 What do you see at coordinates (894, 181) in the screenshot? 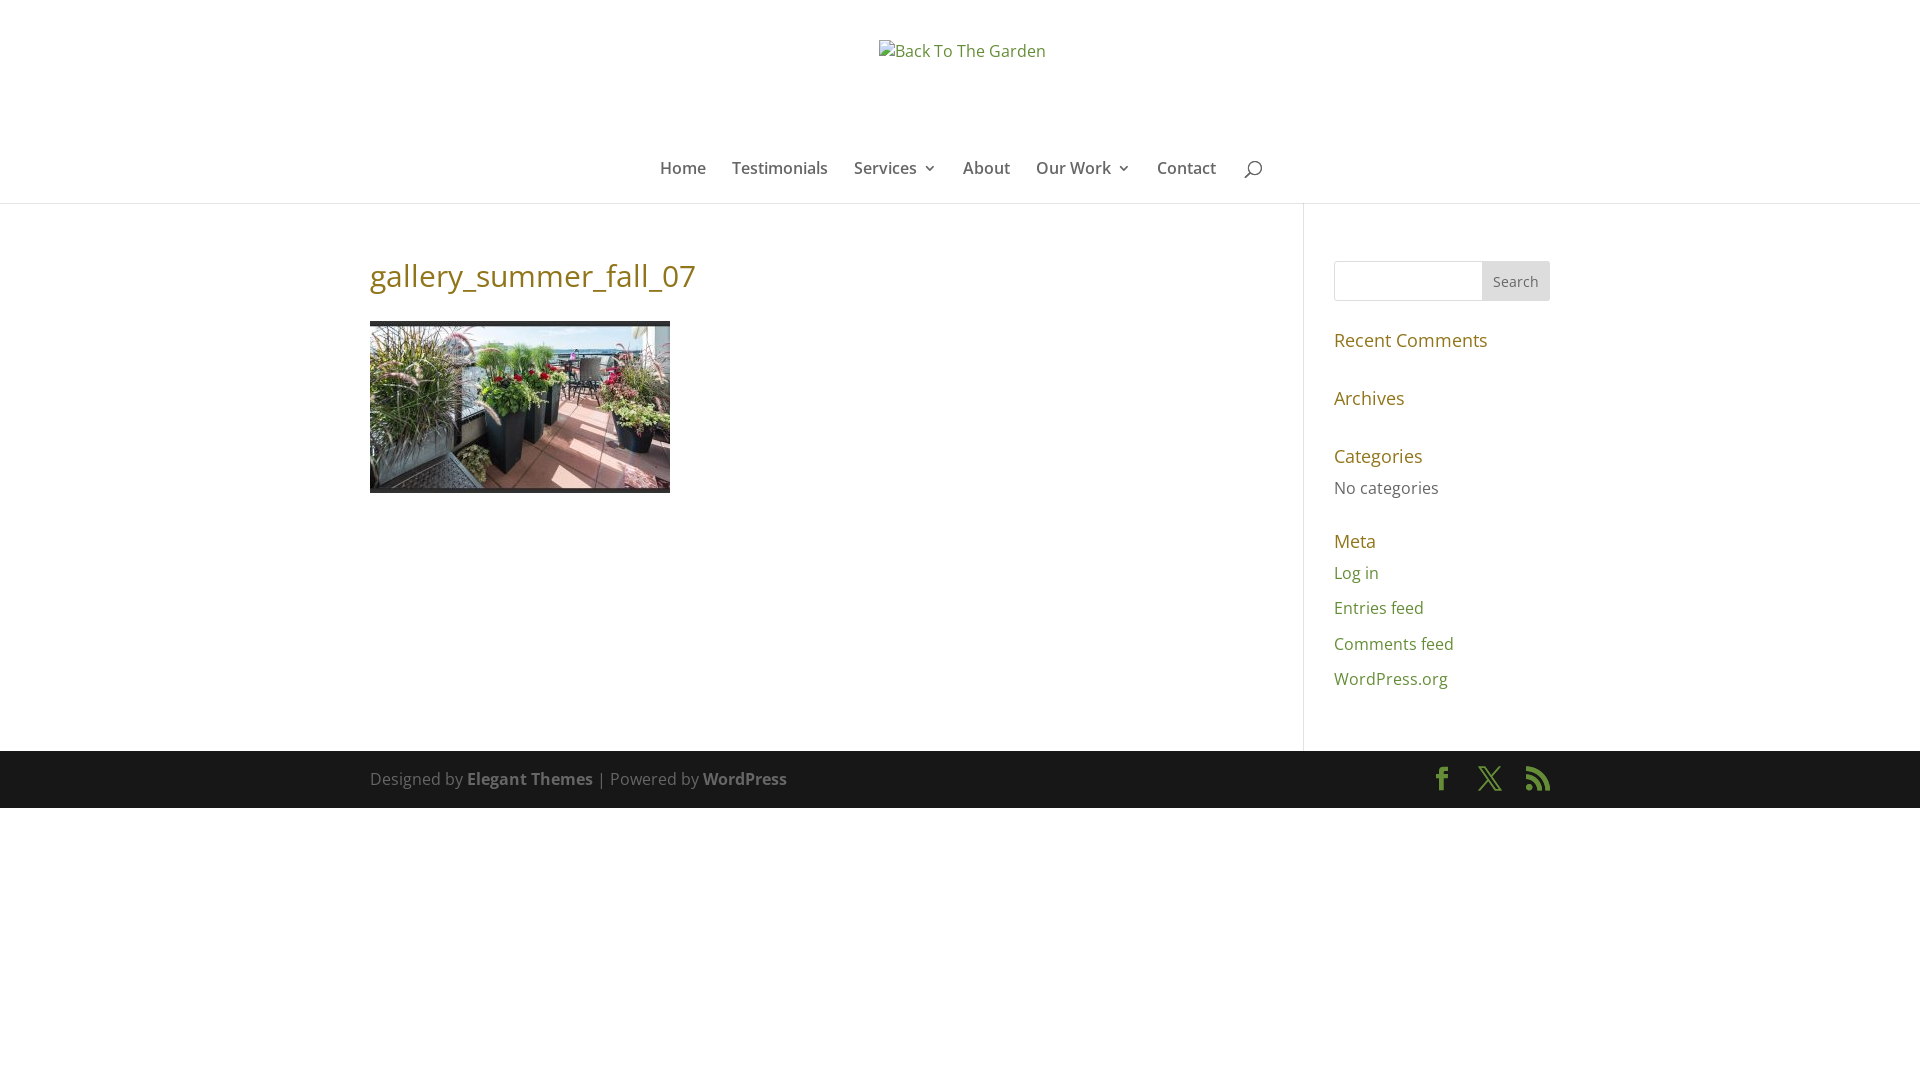
I see `'Services'` at bounding box center [894, 181].